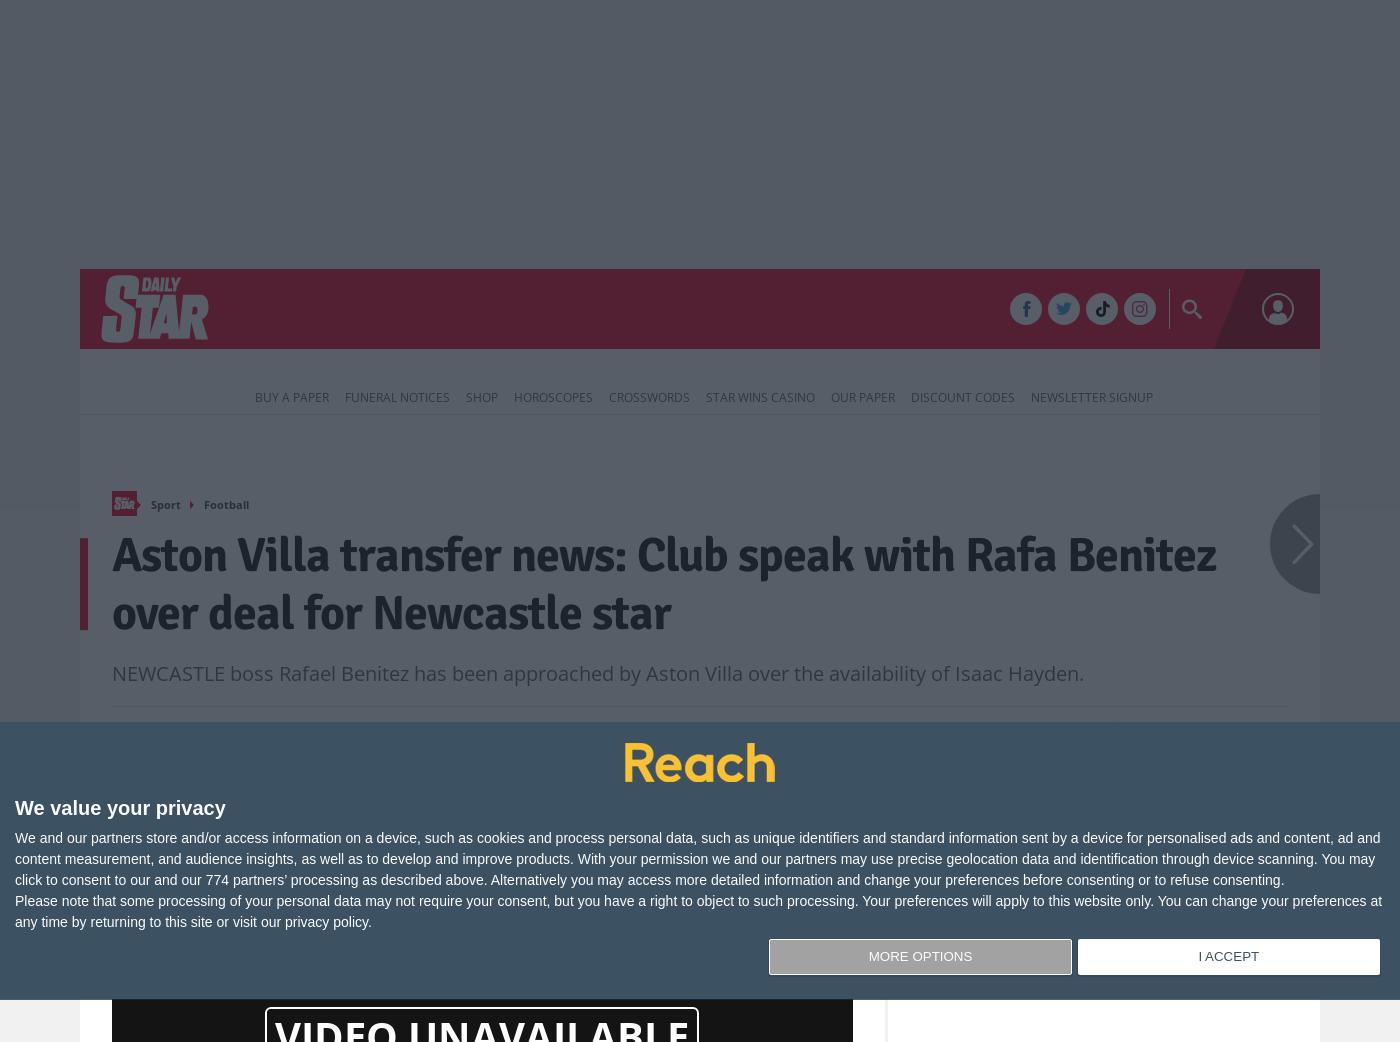  What do you see at coordinates (963, 396) in the screenshot?
I see `'Discount Codes'` at bounding box center [963, 396].